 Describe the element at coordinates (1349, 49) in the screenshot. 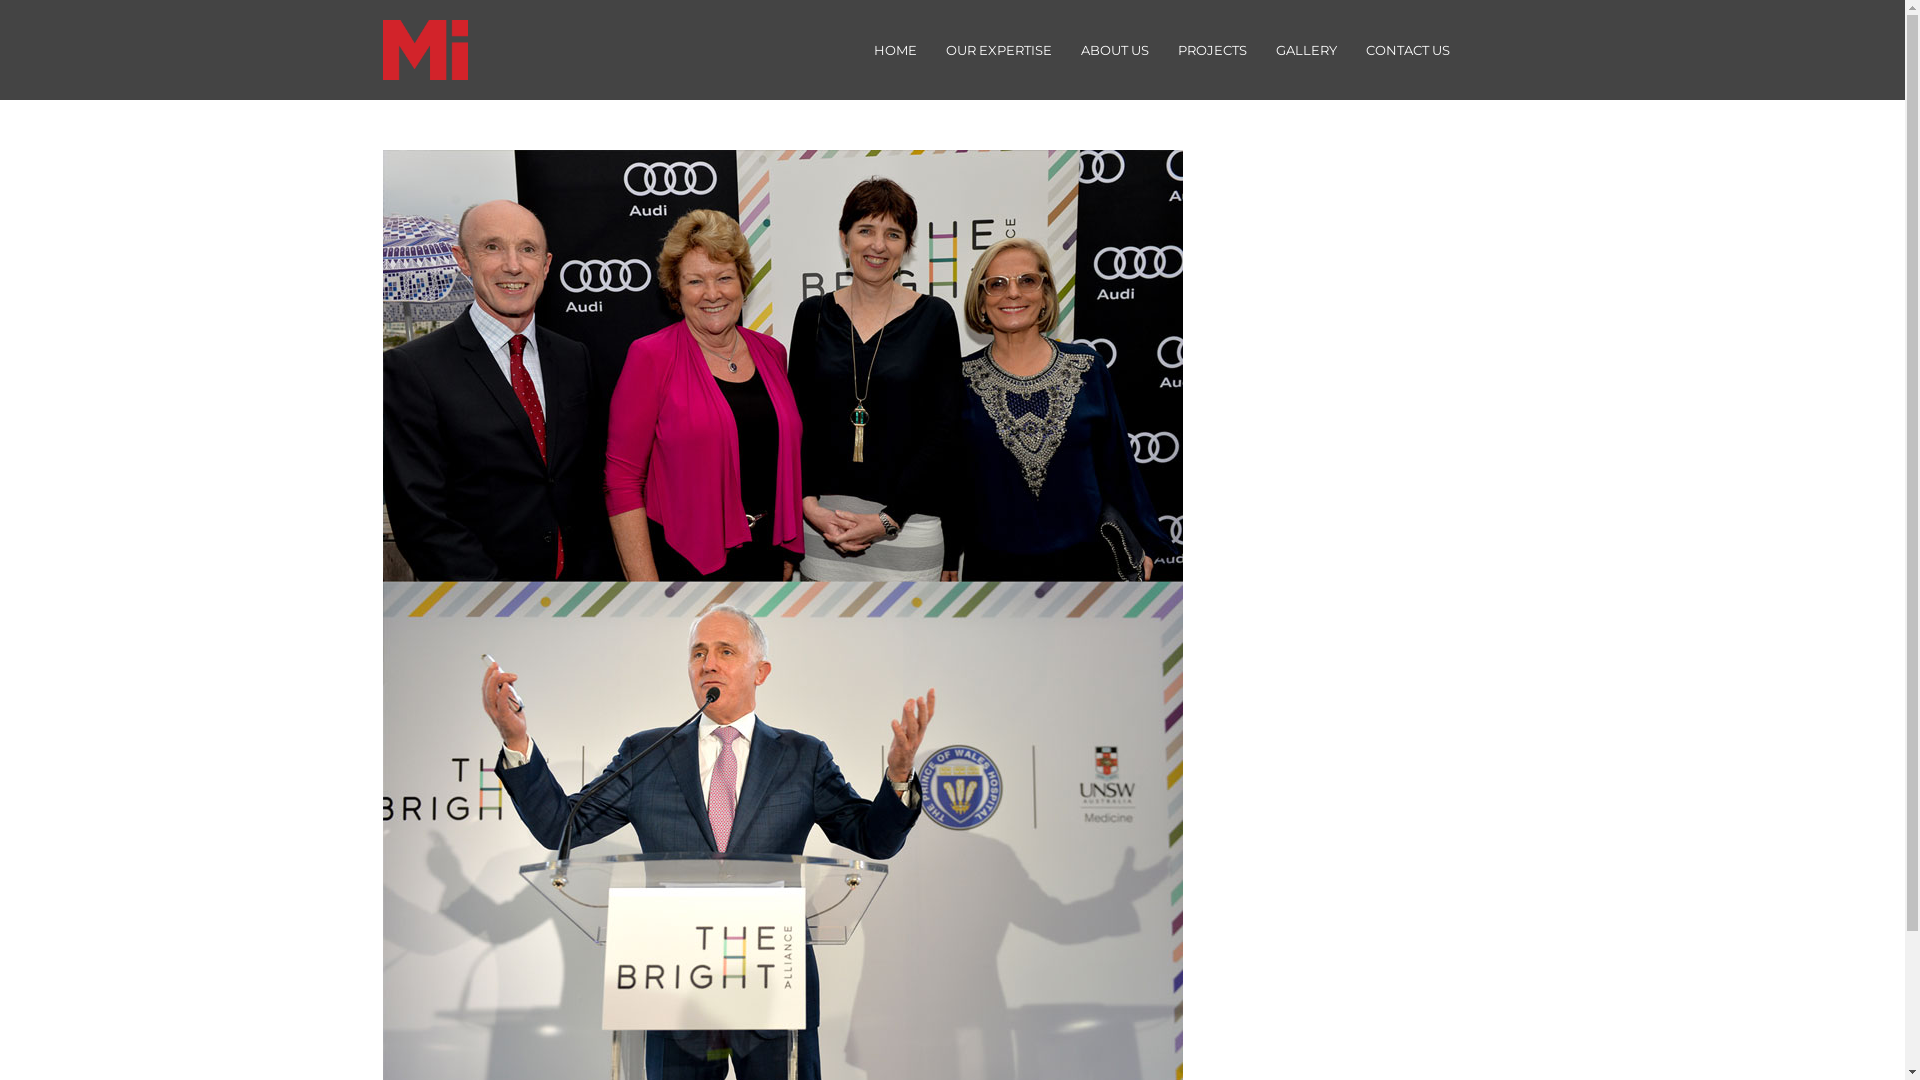

I see `'CONTACT US'` at that location.